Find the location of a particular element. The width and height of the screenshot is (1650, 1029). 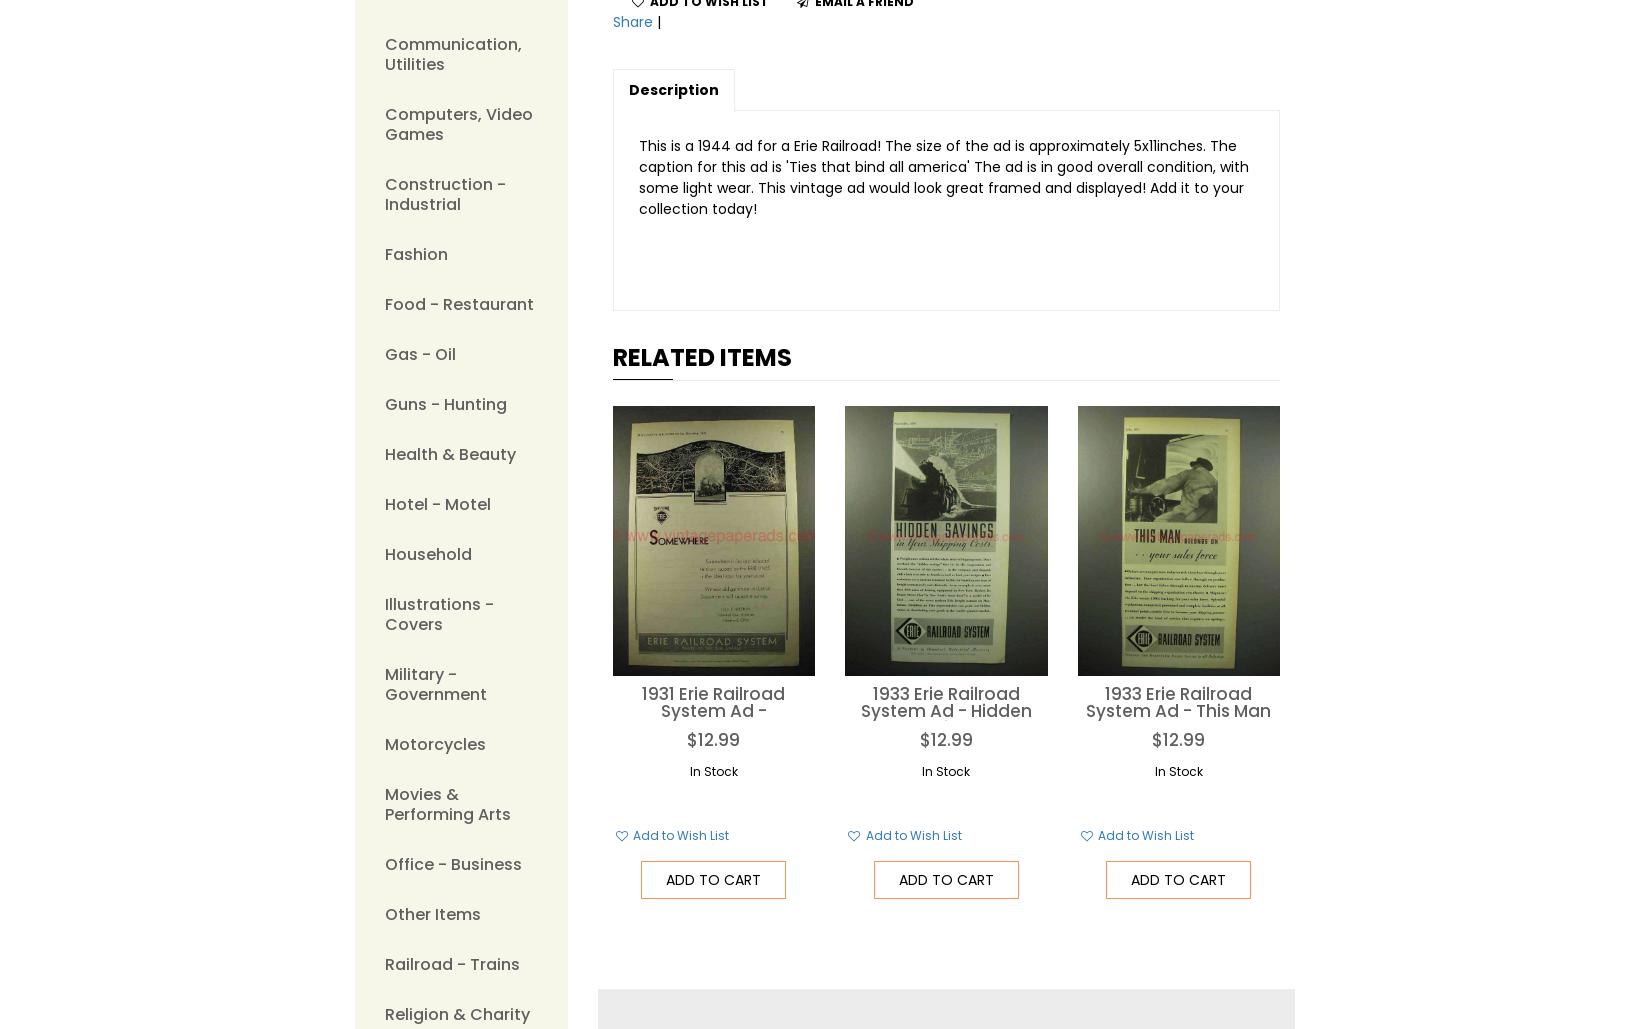

'1931 Erie Railroad System Ad - Somewhere' is located at coordinates (641, 709).